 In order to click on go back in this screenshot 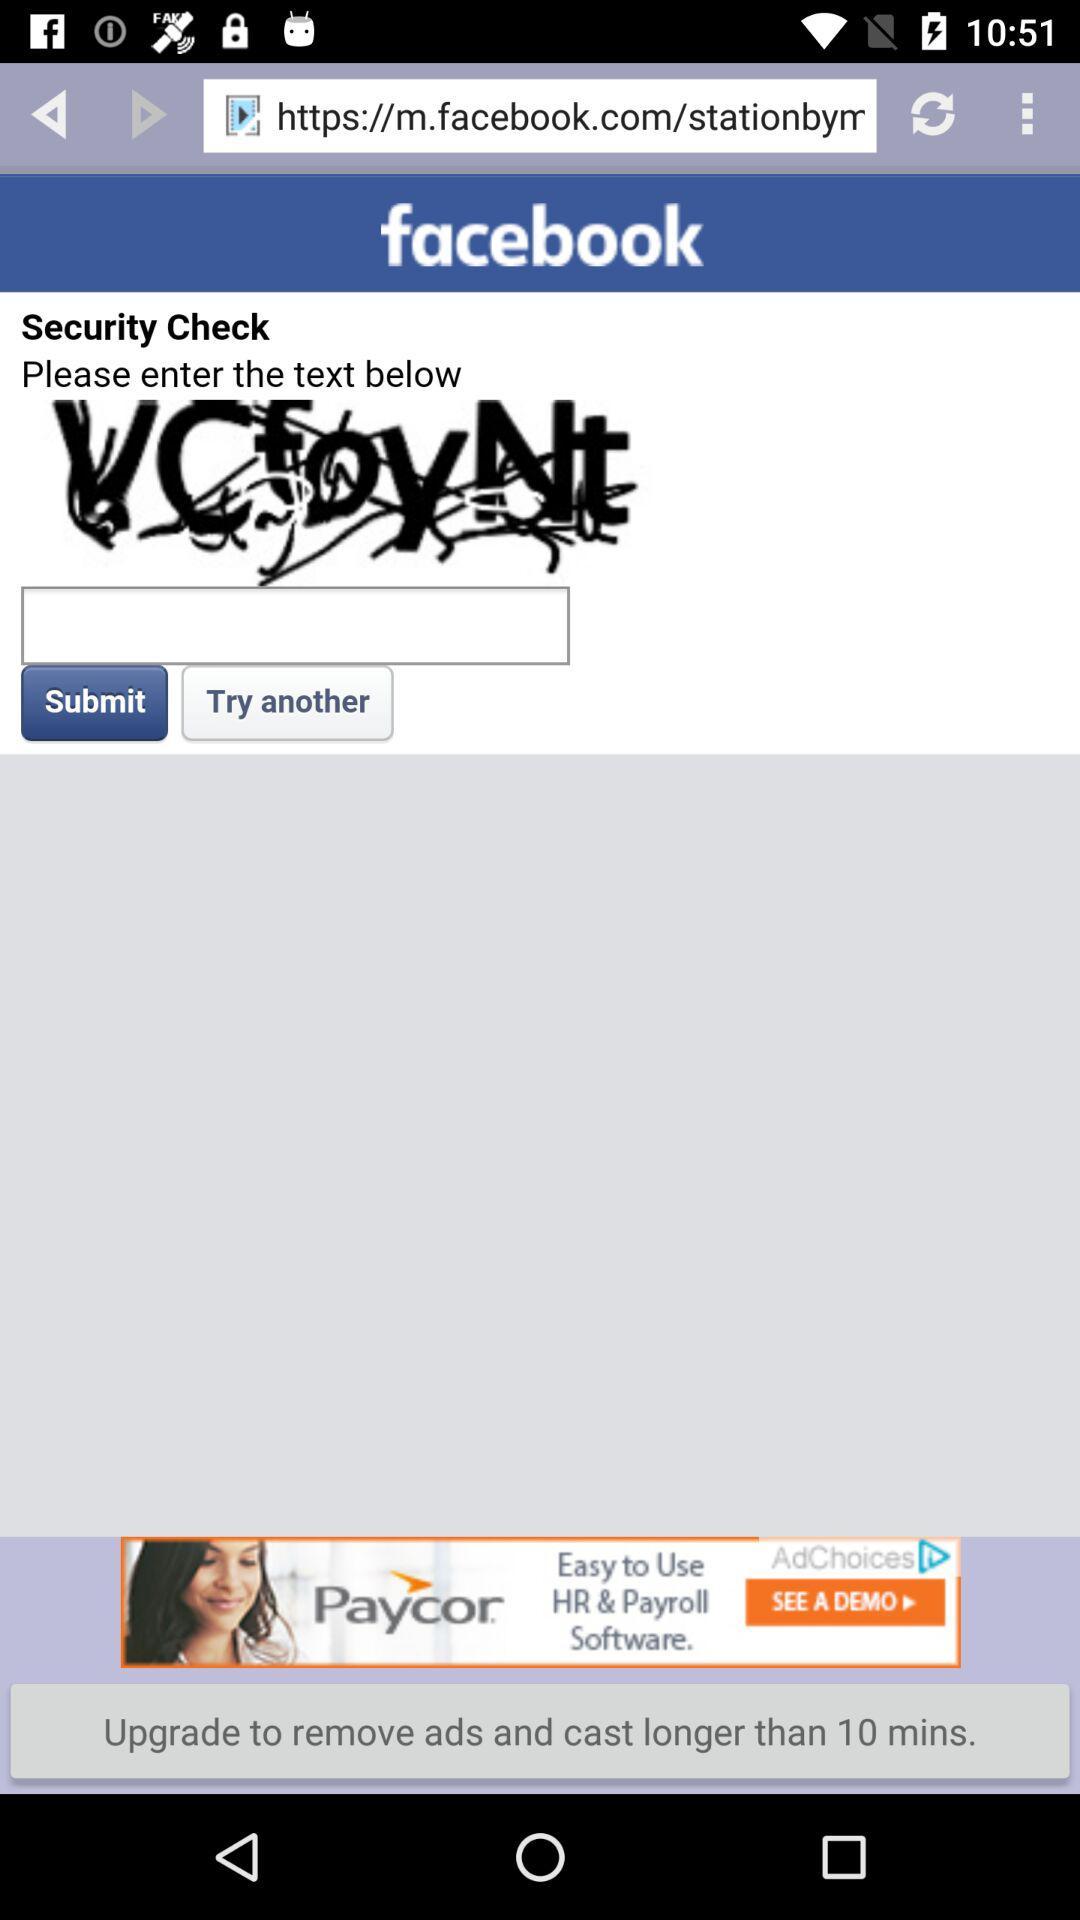, I will do `click(48, 111)`.